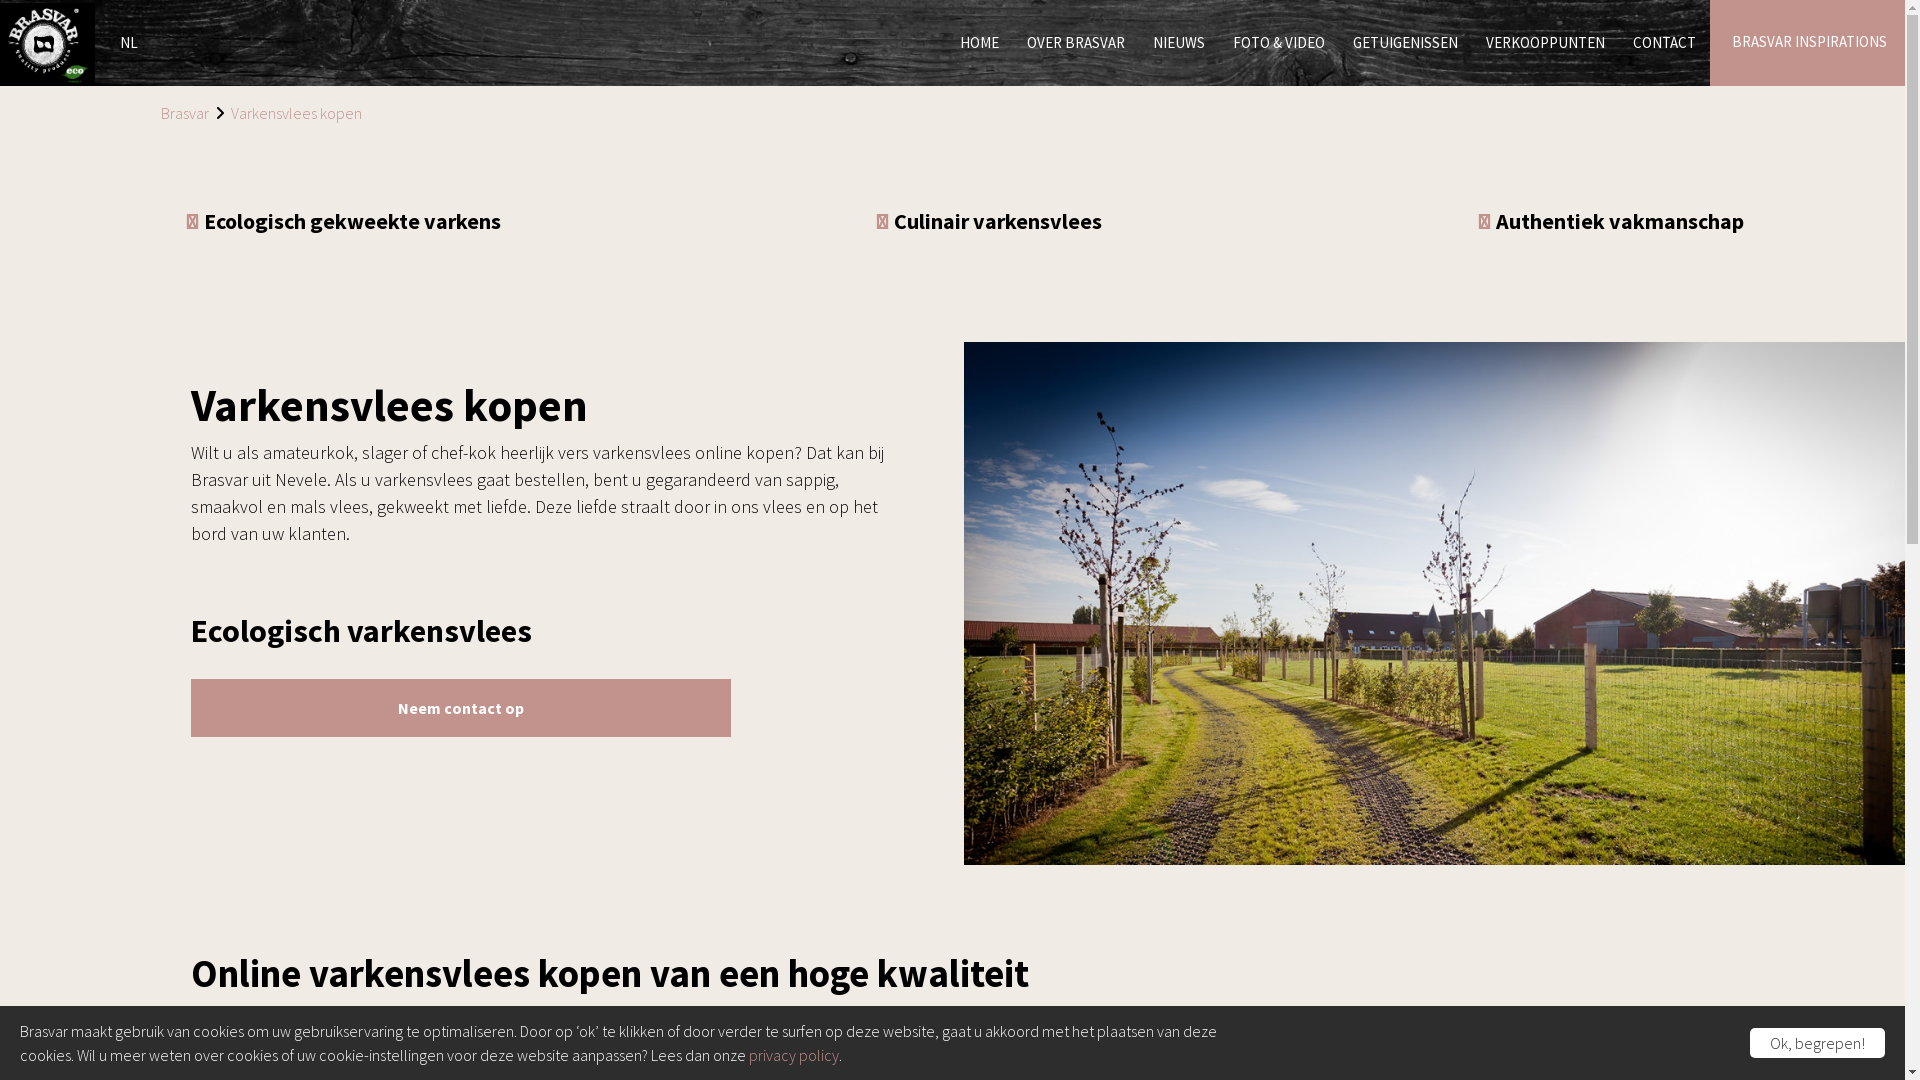 This screenshot has height=1080, width=1920. What do you see at coordinates (1817, 1041) in the screenshot?
I see `'Ok, begrepen!'` at bounding box center [1817, 1041].